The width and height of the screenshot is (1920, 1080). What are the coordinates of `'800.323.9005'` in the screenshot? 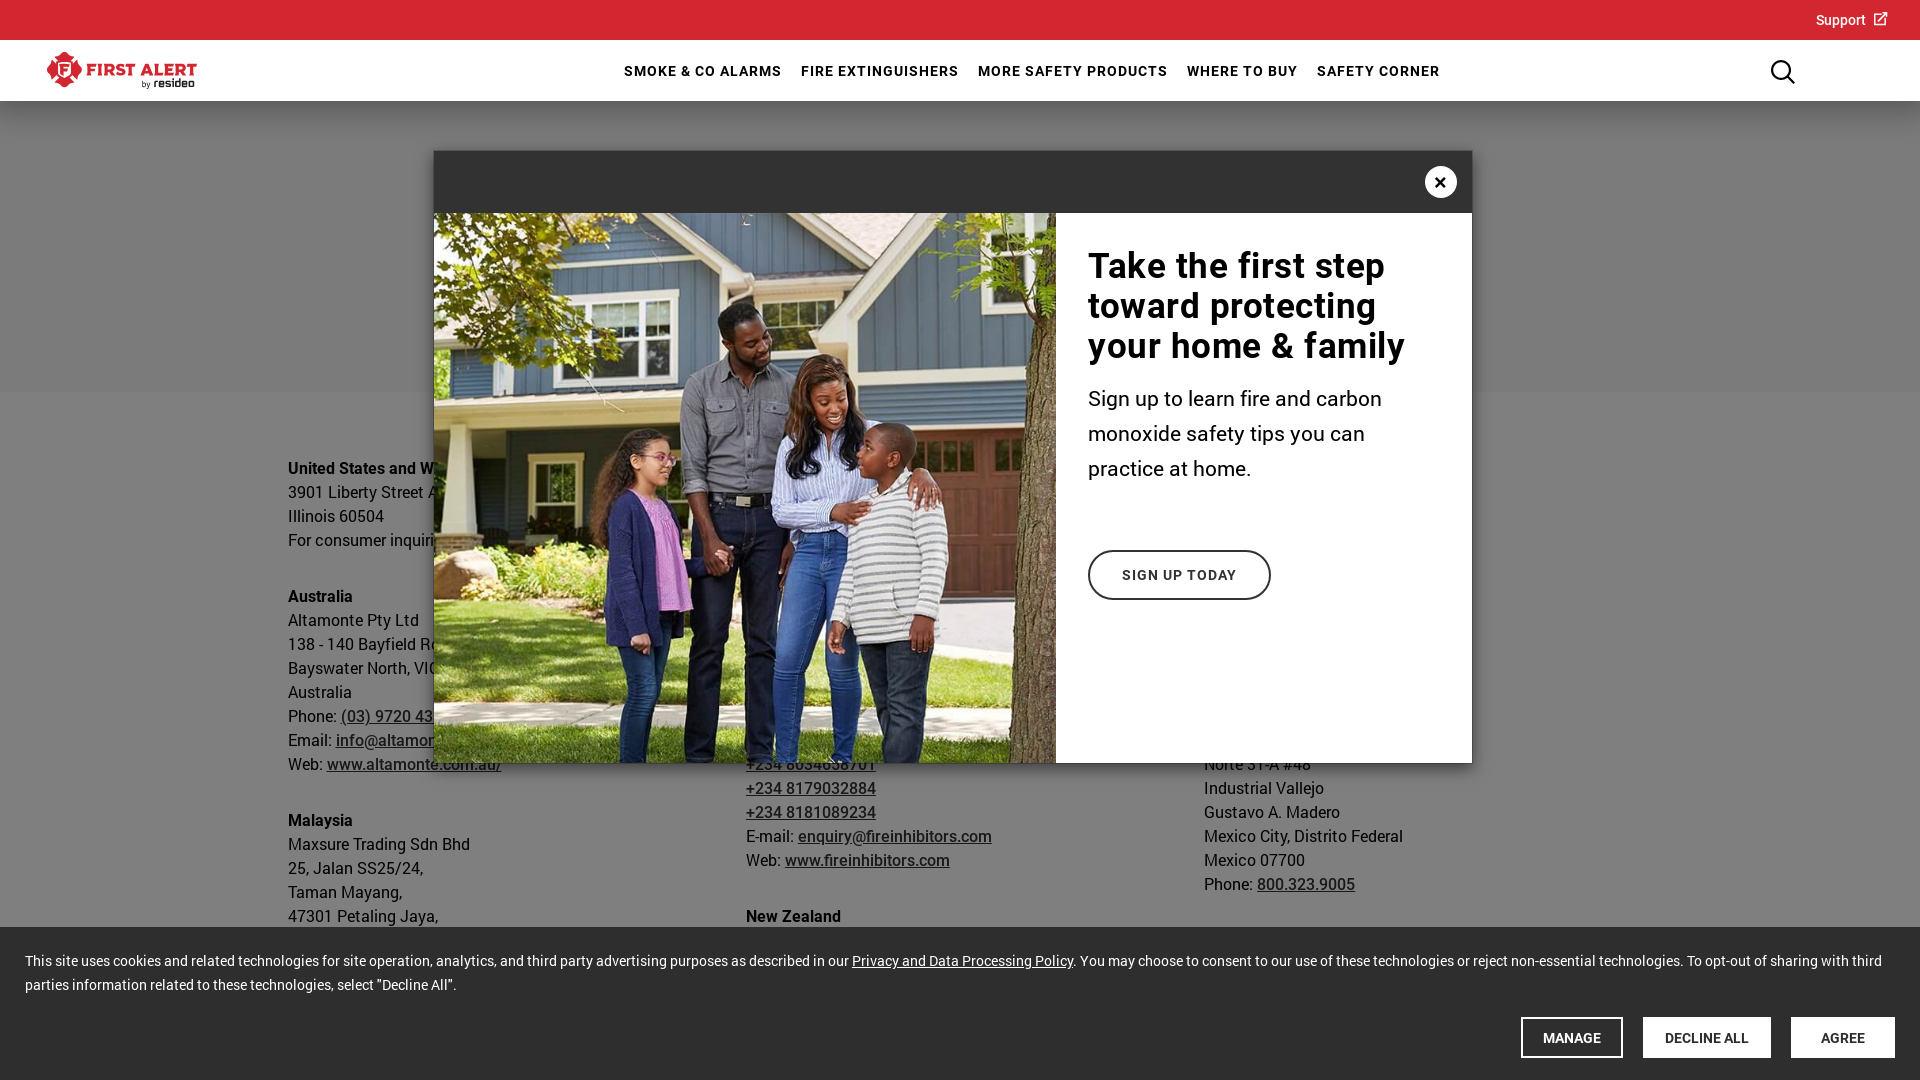 It's located at (1305, 882).